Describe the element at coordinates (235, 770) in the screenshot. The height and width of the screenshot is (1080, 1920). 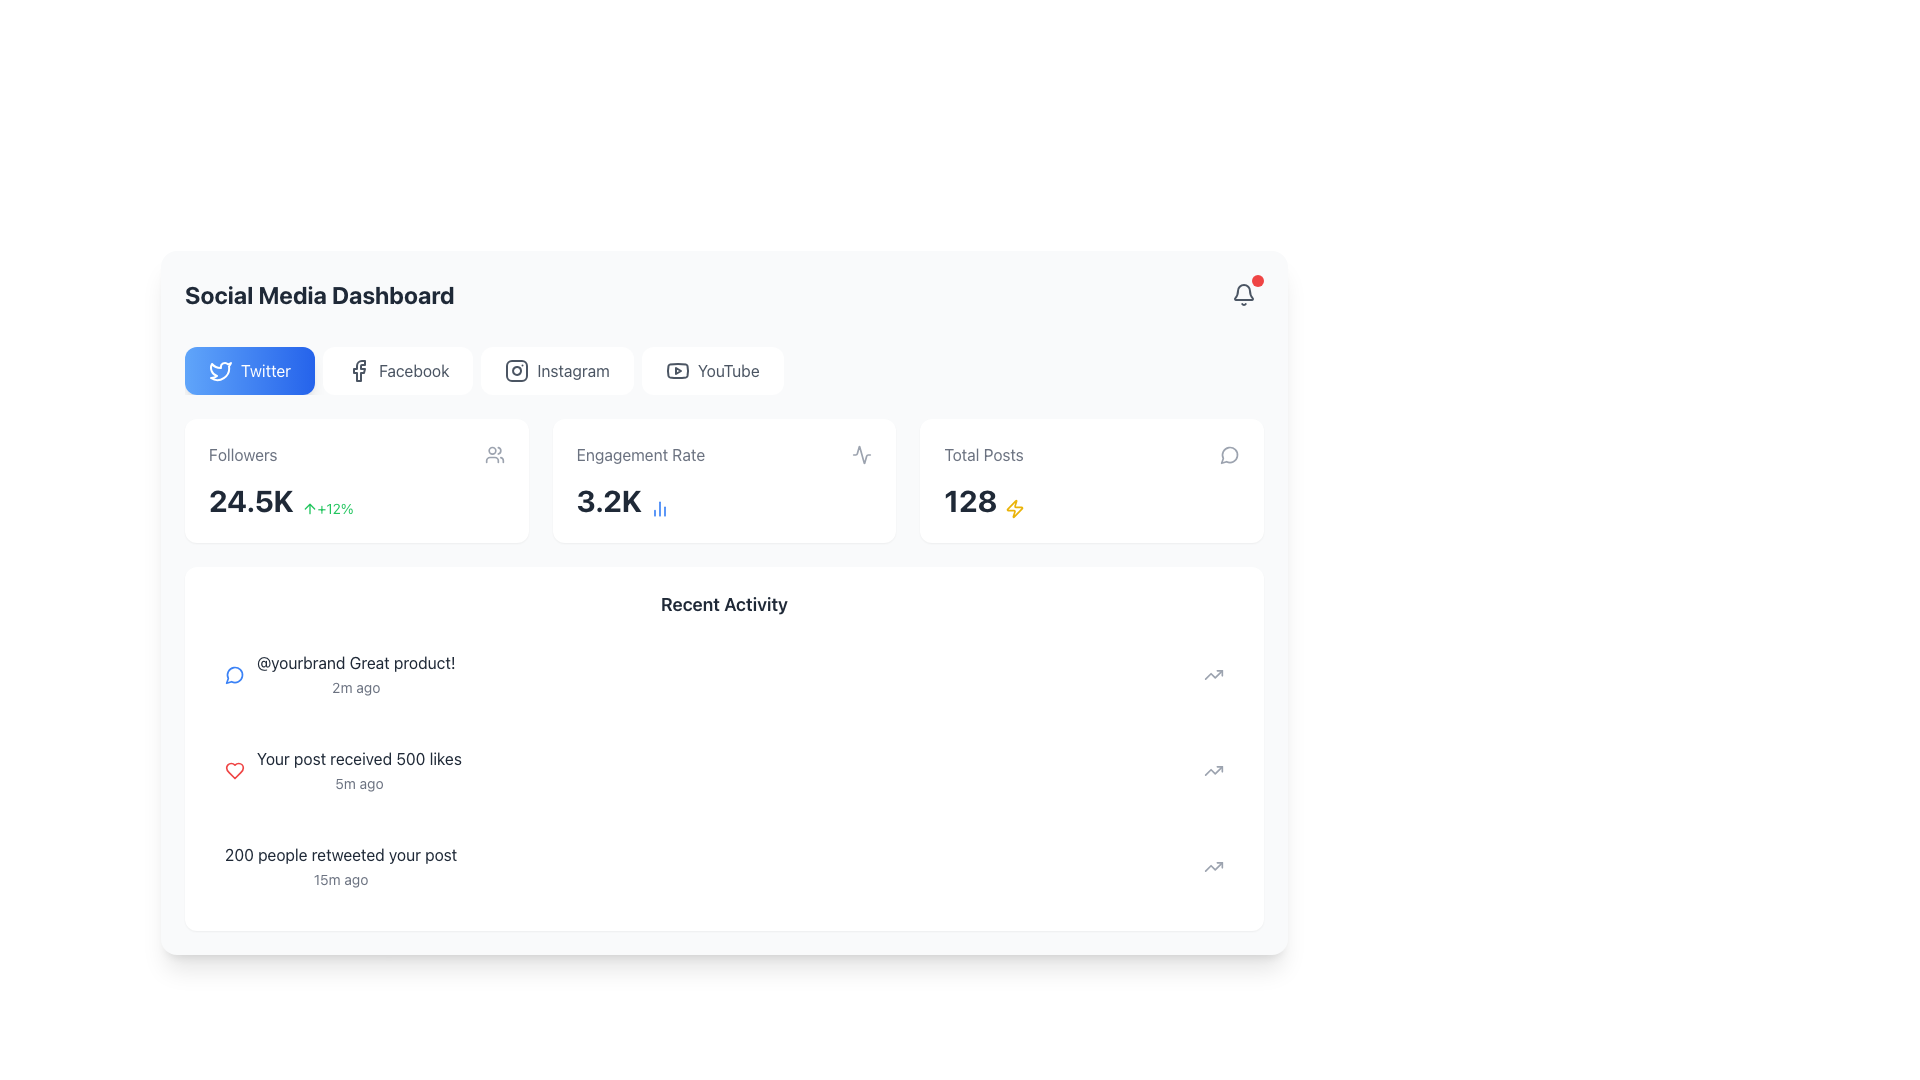
I see `the heart-shaped icon outlined in red, located in the second row of the 'Recent Activity' panel next to the text 'Your post received 500 likes'` at that location.